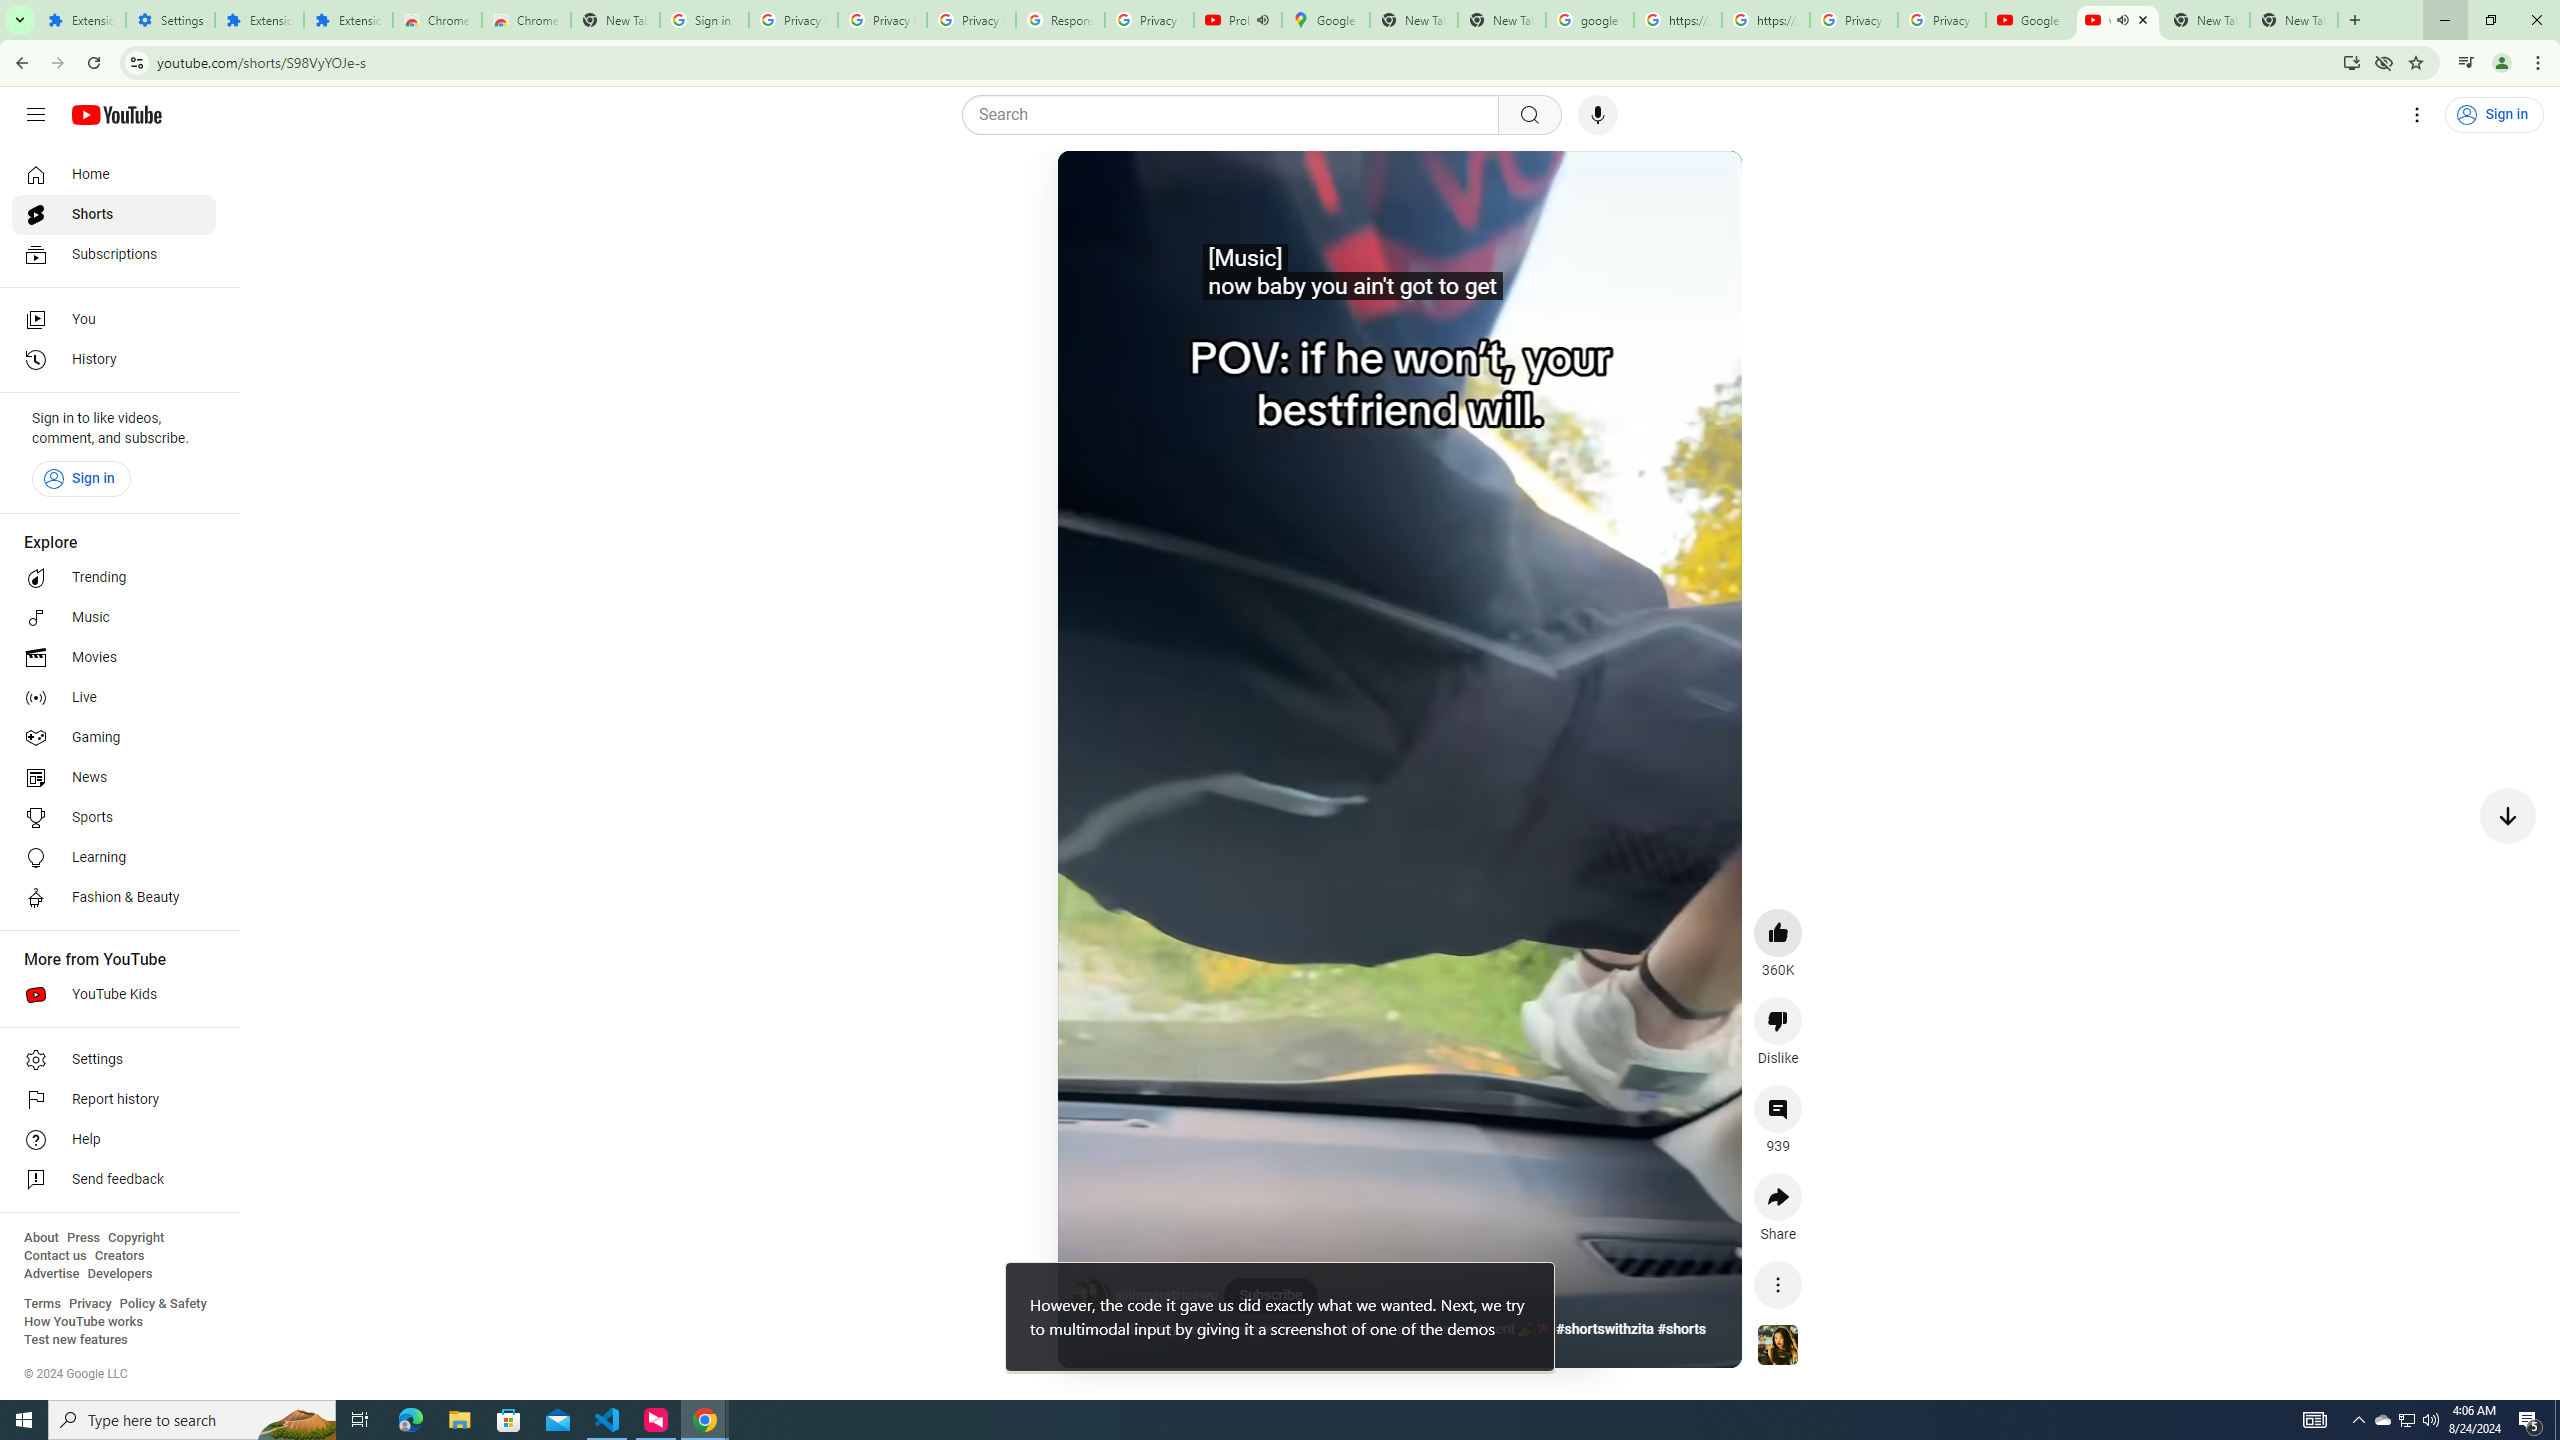 Image resolution: width=2560 pixels, height=1440 pixels. What do you see at coordinates (2121, 19) in the screenshot?
I see `'Mute tab'` at bounding box center [2121, 19].